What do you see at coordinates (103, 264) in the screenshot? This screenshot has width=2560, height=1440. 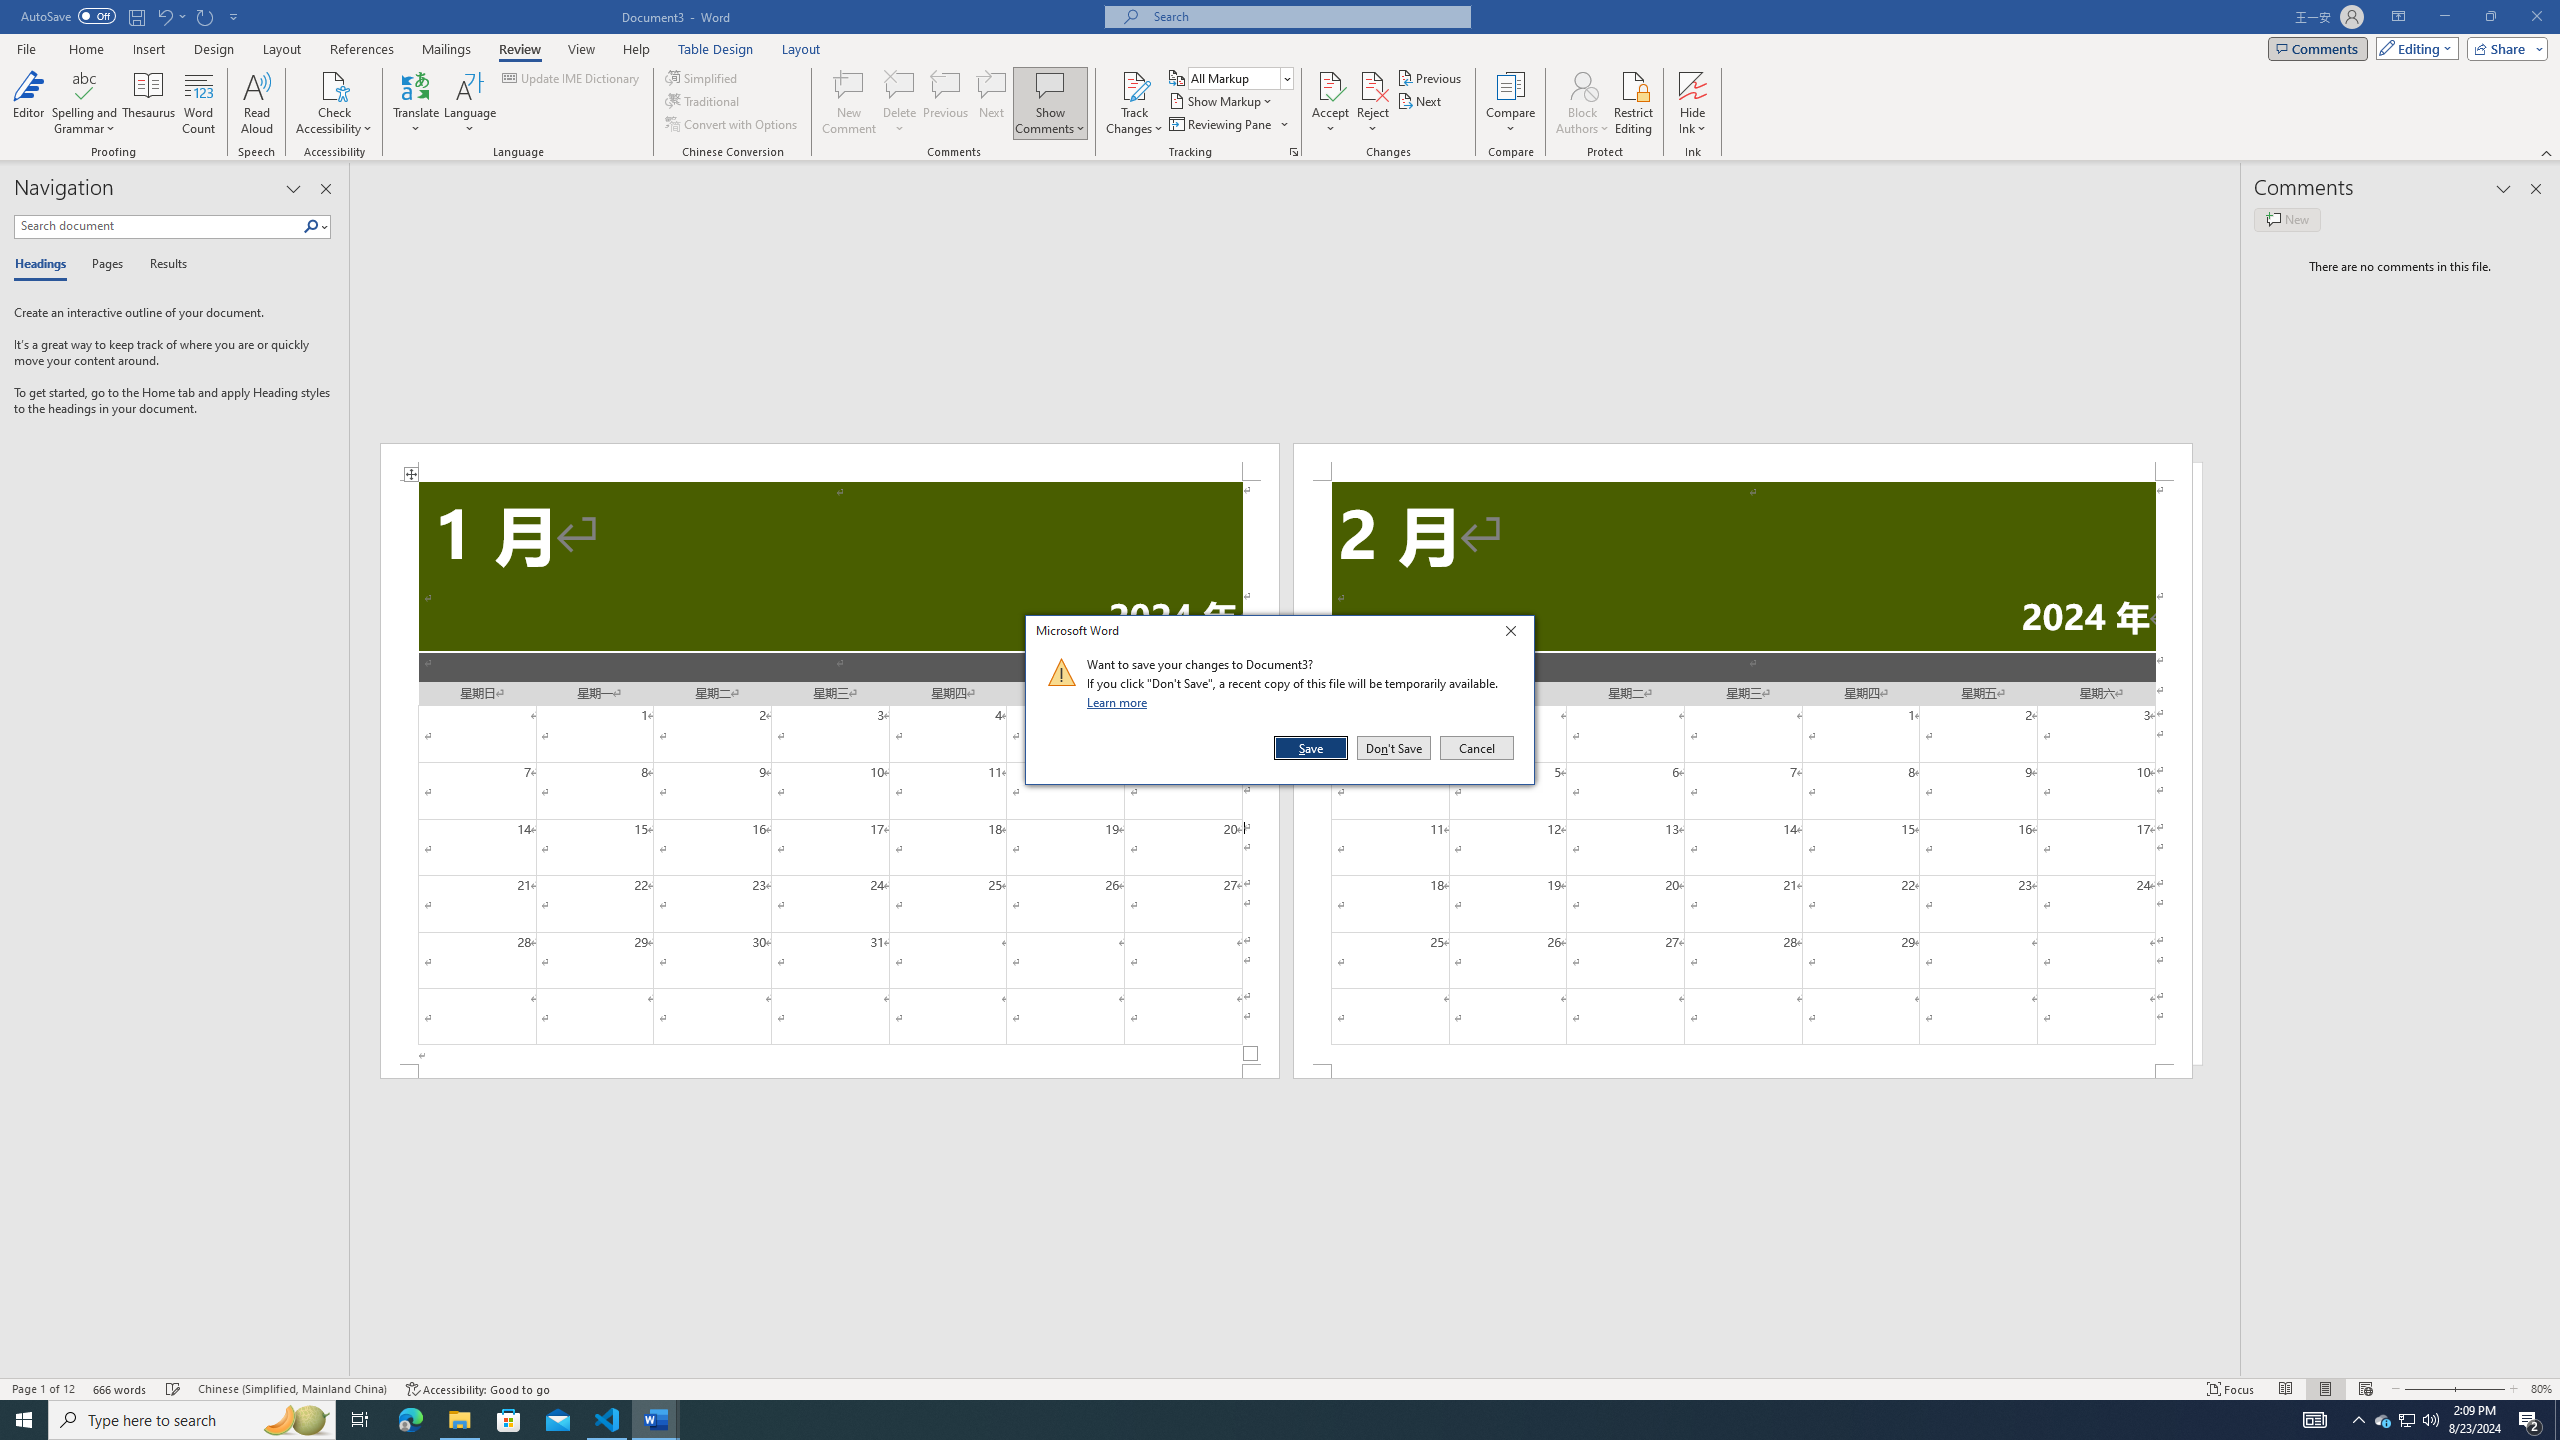 I see `'Pages'` at bounding box center [103, 264].